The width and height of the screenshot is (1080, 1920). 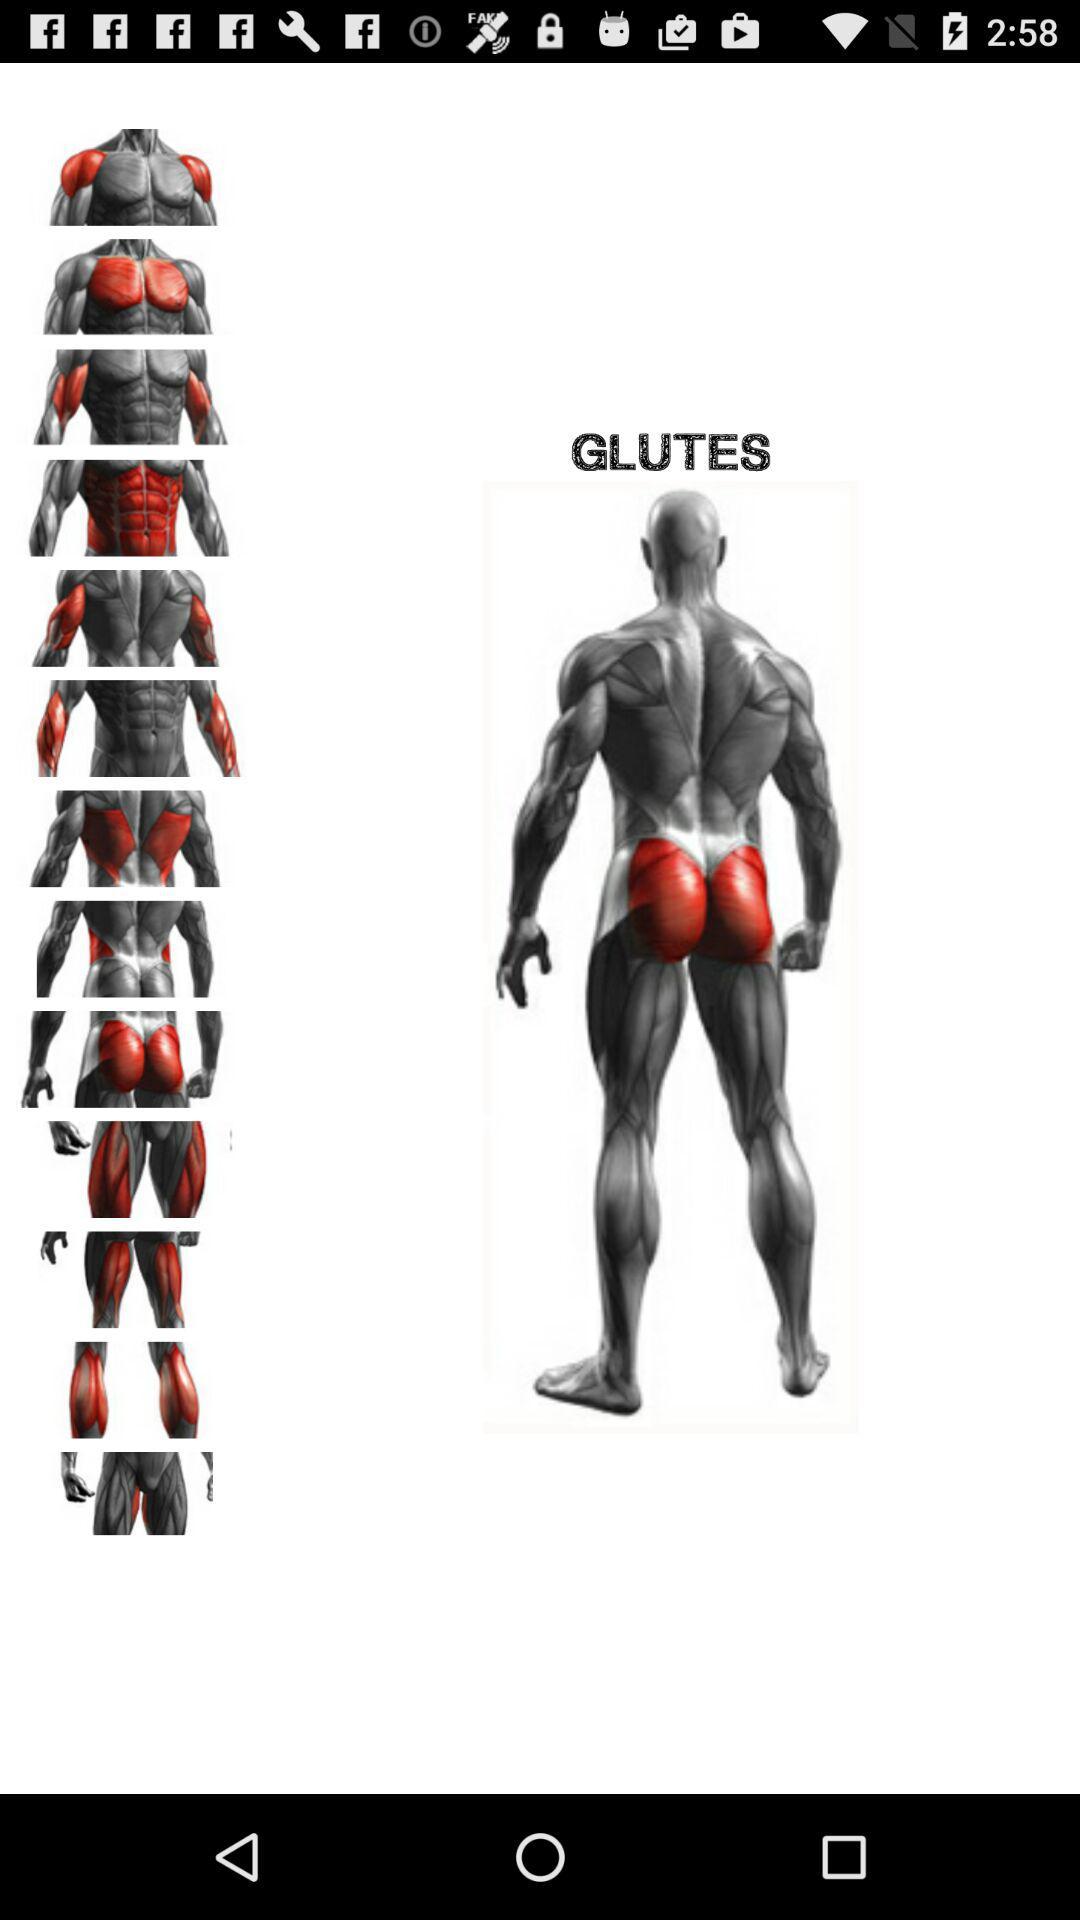 I want to click on upper arms, so click(x=131, y=610).